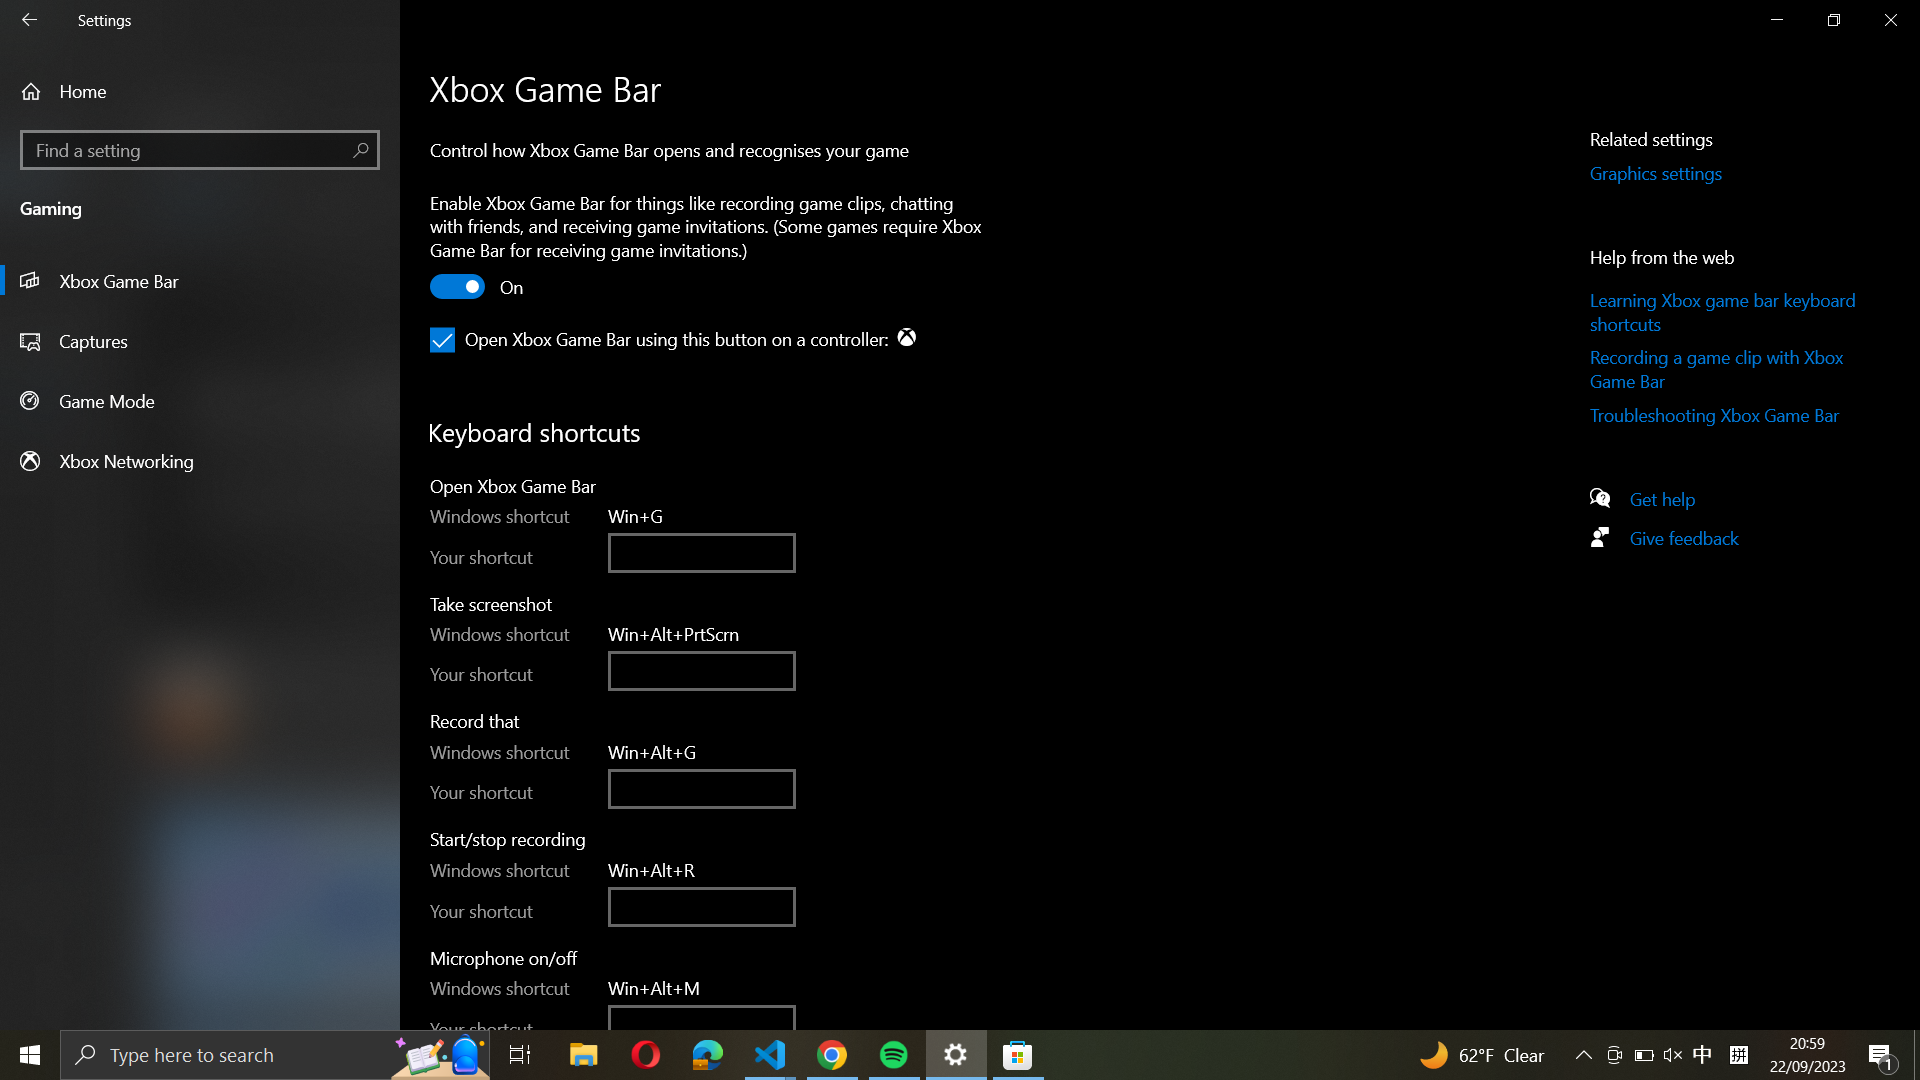 The image size is (1920, 1080). Describe the element at coordinates (198, 281) in the screenshot. I see `the Game Bar settings` at that location.